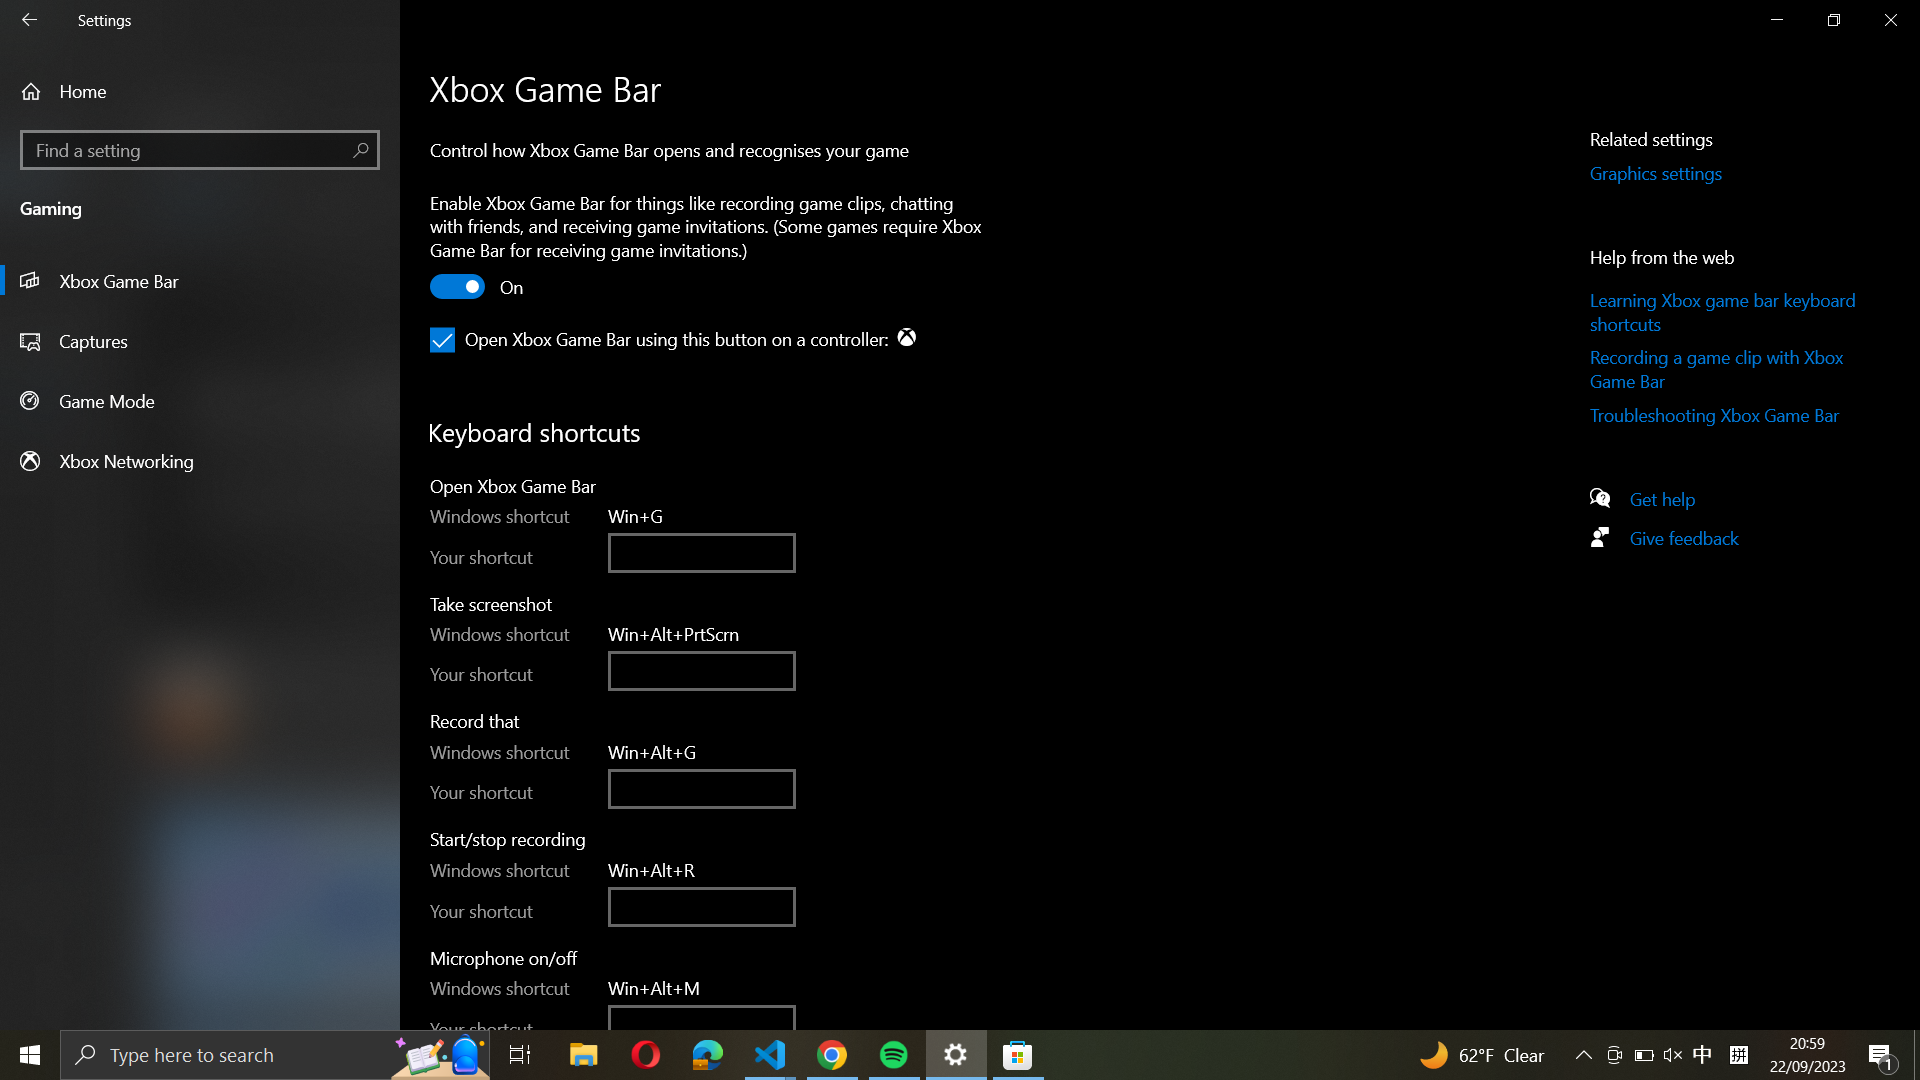 The image size is (1920, 1080). Describe the element at coordinates (198, 281) in the screenshot. I see `the Game Bar settings` at that location.